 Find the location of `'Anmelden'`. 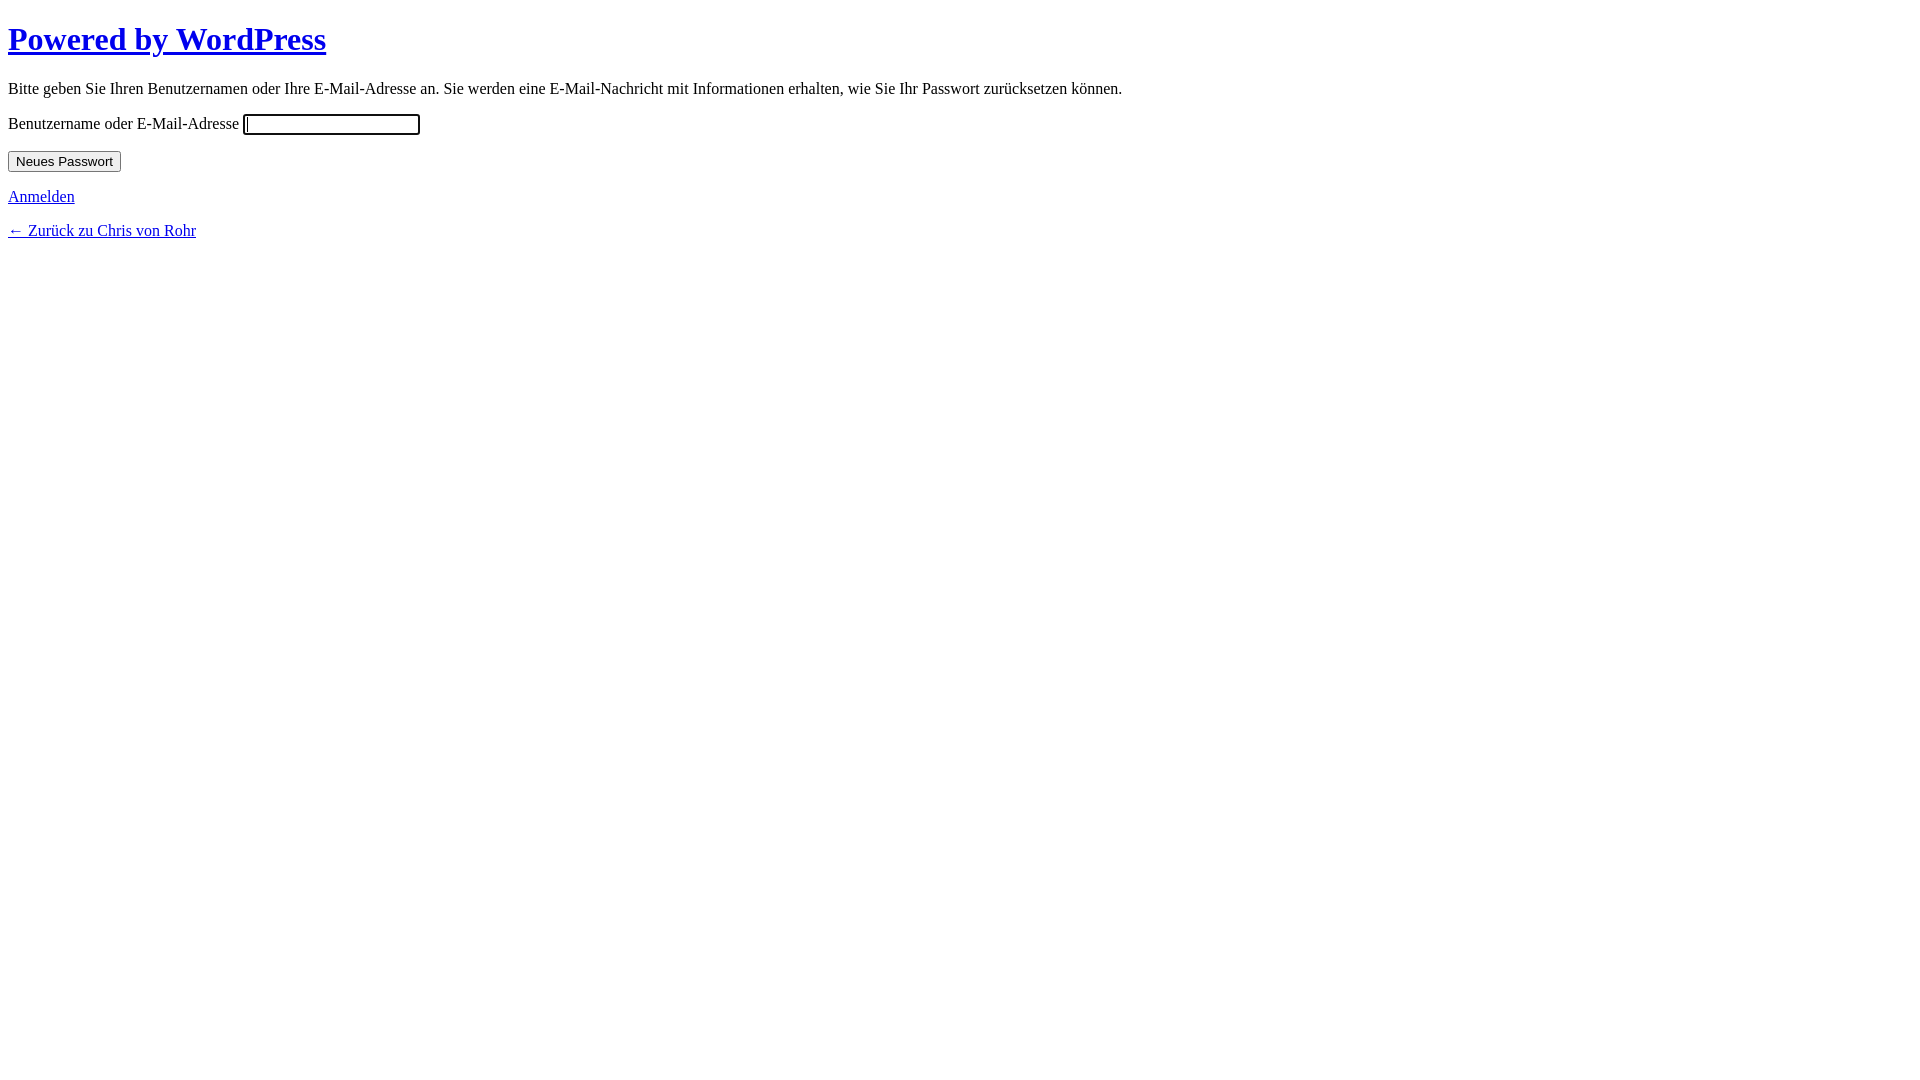

'Anmelden' is located at coordinates (41, 196).